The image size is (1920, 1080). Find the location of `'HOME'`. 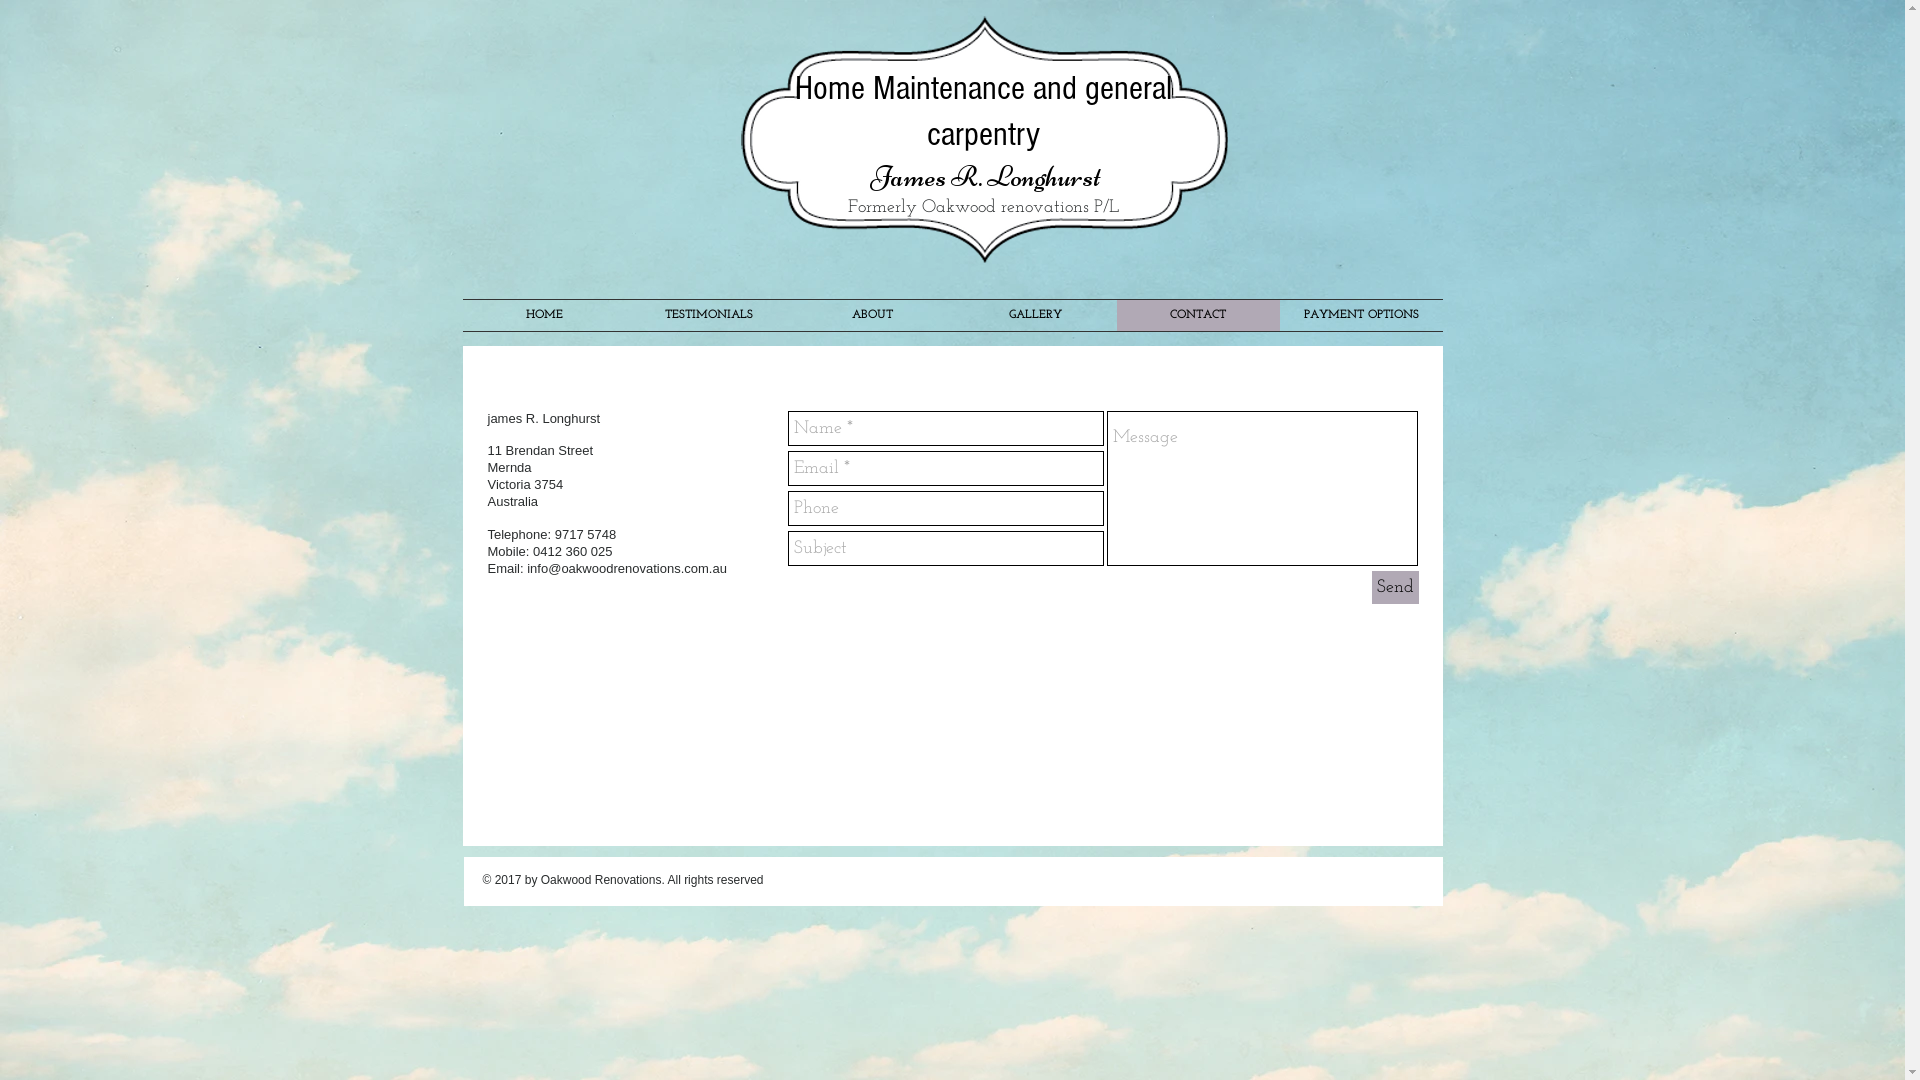

'HOME' is located at coordinates (543, 315).